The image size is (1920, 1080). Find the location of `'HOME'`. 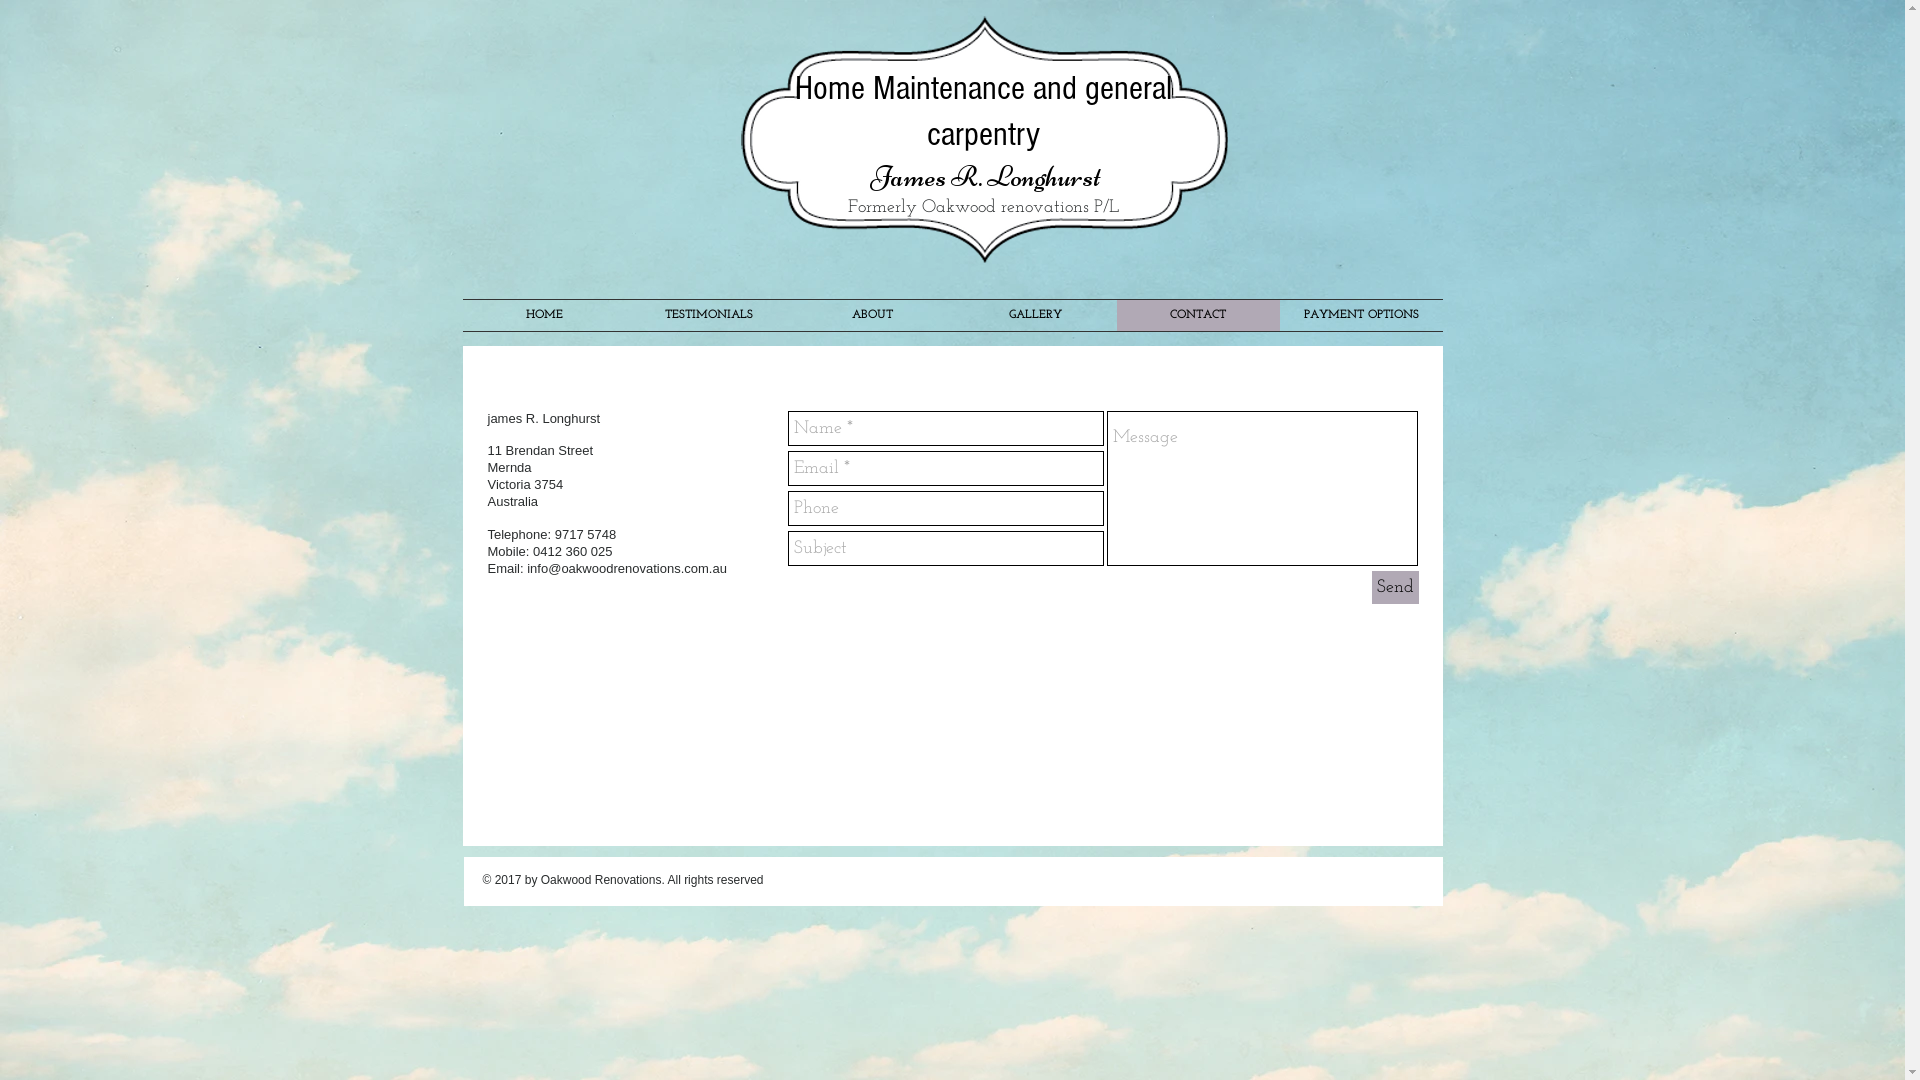

'HOME' is located at coordinates (543, 315).